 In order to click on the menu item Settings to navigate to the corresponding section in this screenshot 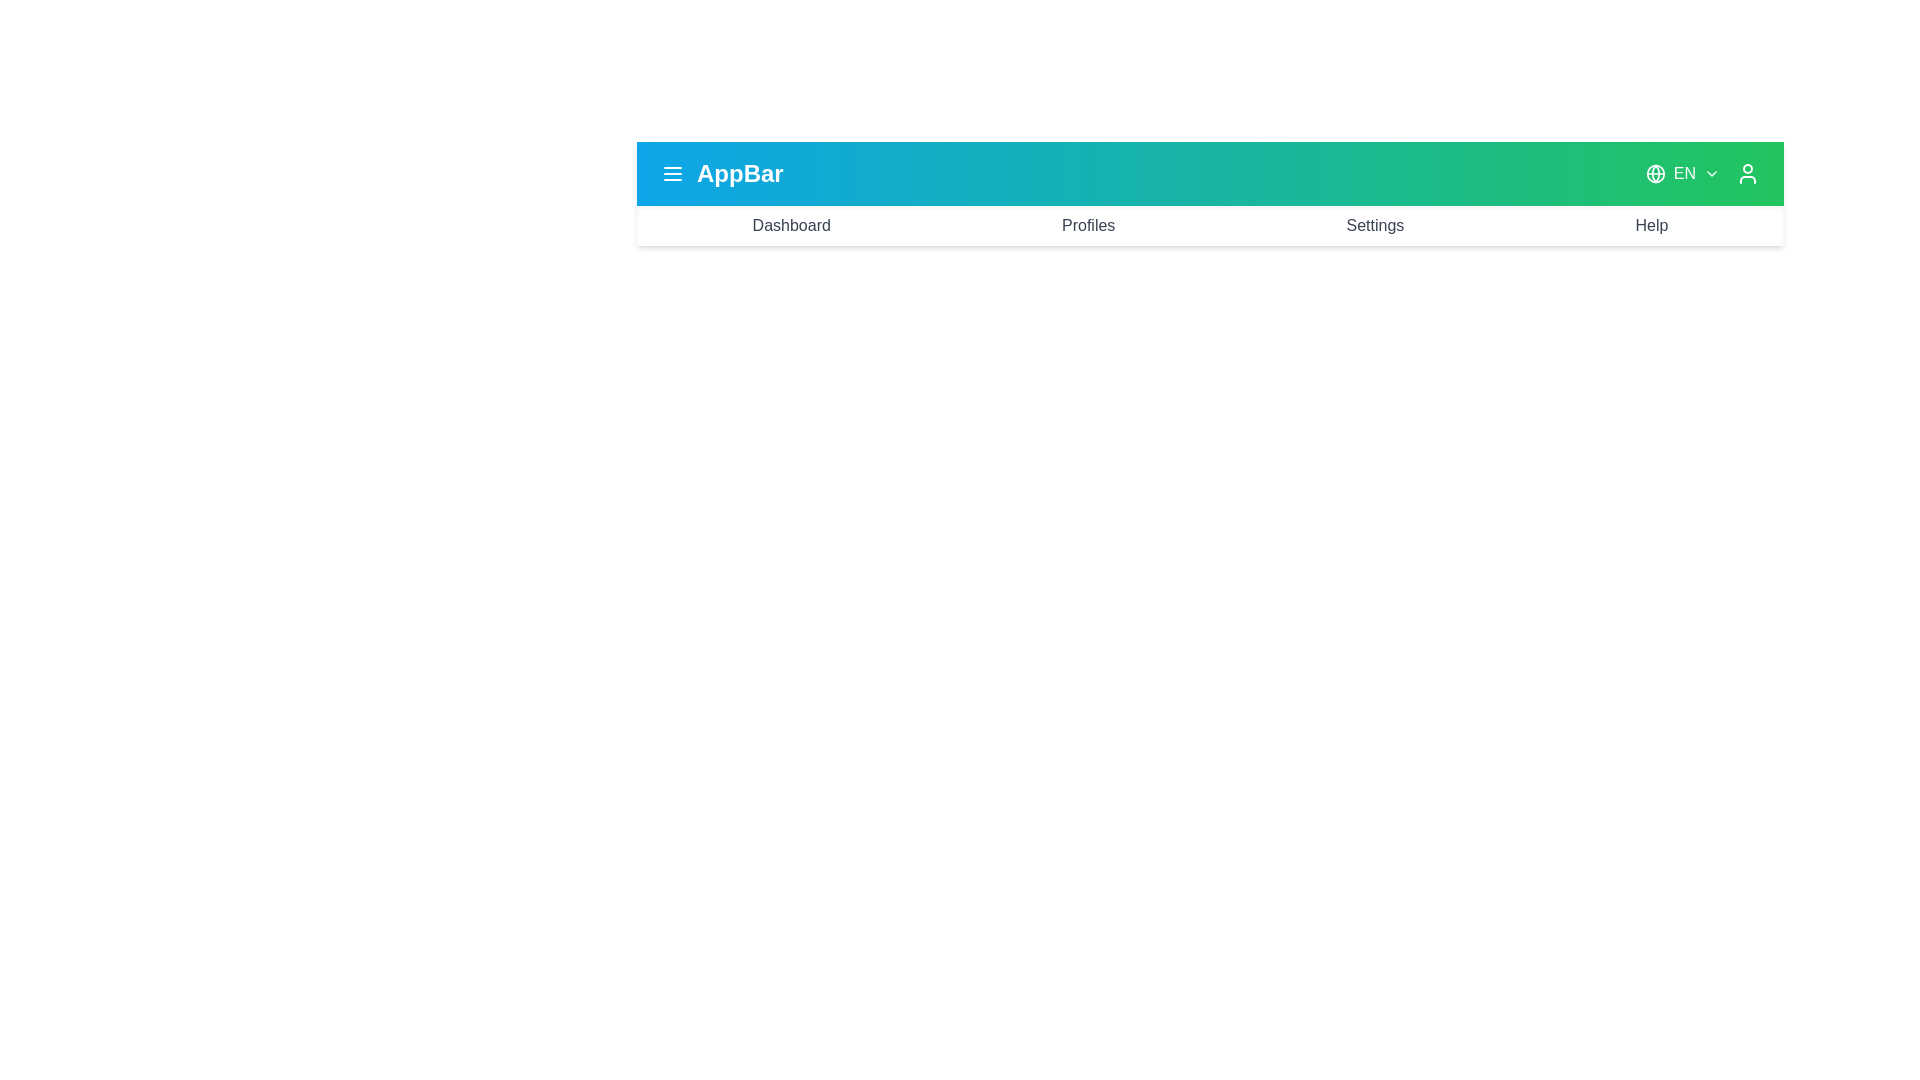, I will do `click(1373, 225)`.